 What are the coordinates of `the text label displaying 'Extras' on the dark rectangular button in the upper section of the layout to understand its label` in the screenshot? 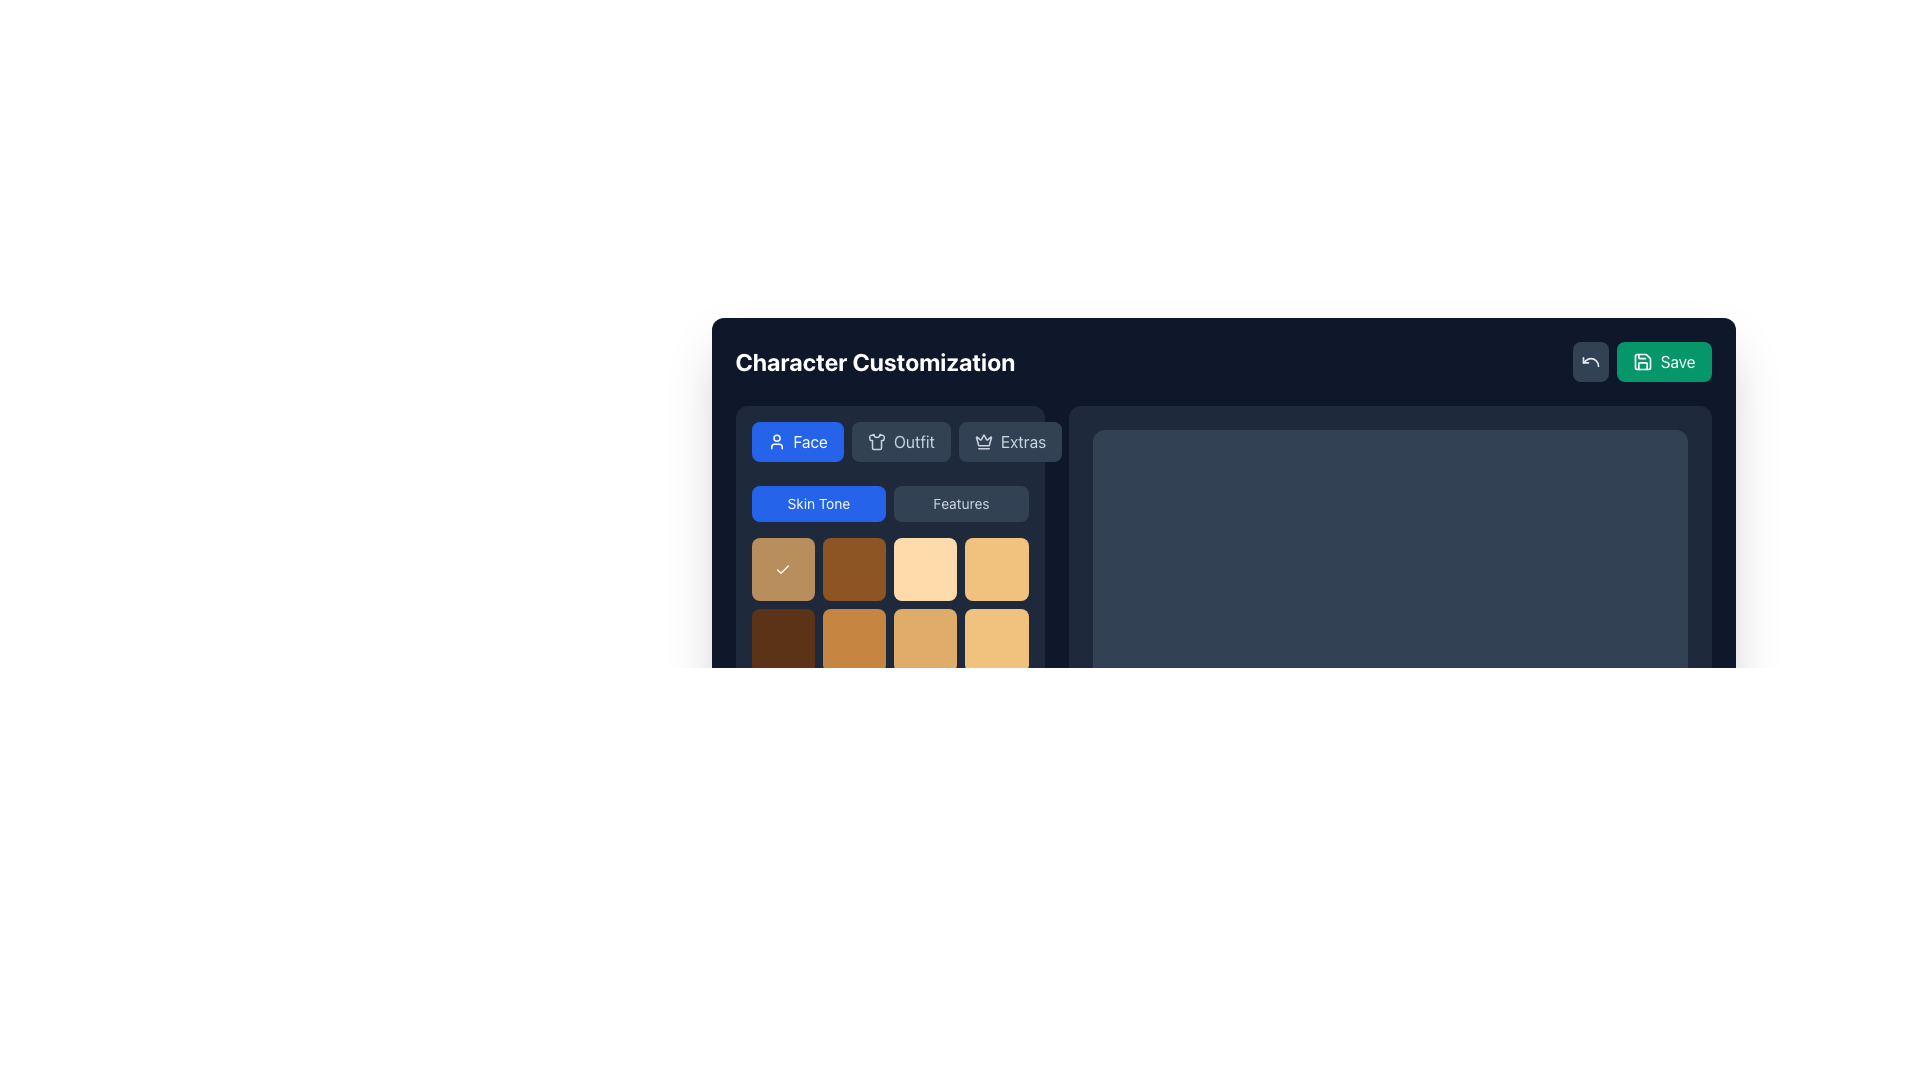 It's located at (1023, 441).